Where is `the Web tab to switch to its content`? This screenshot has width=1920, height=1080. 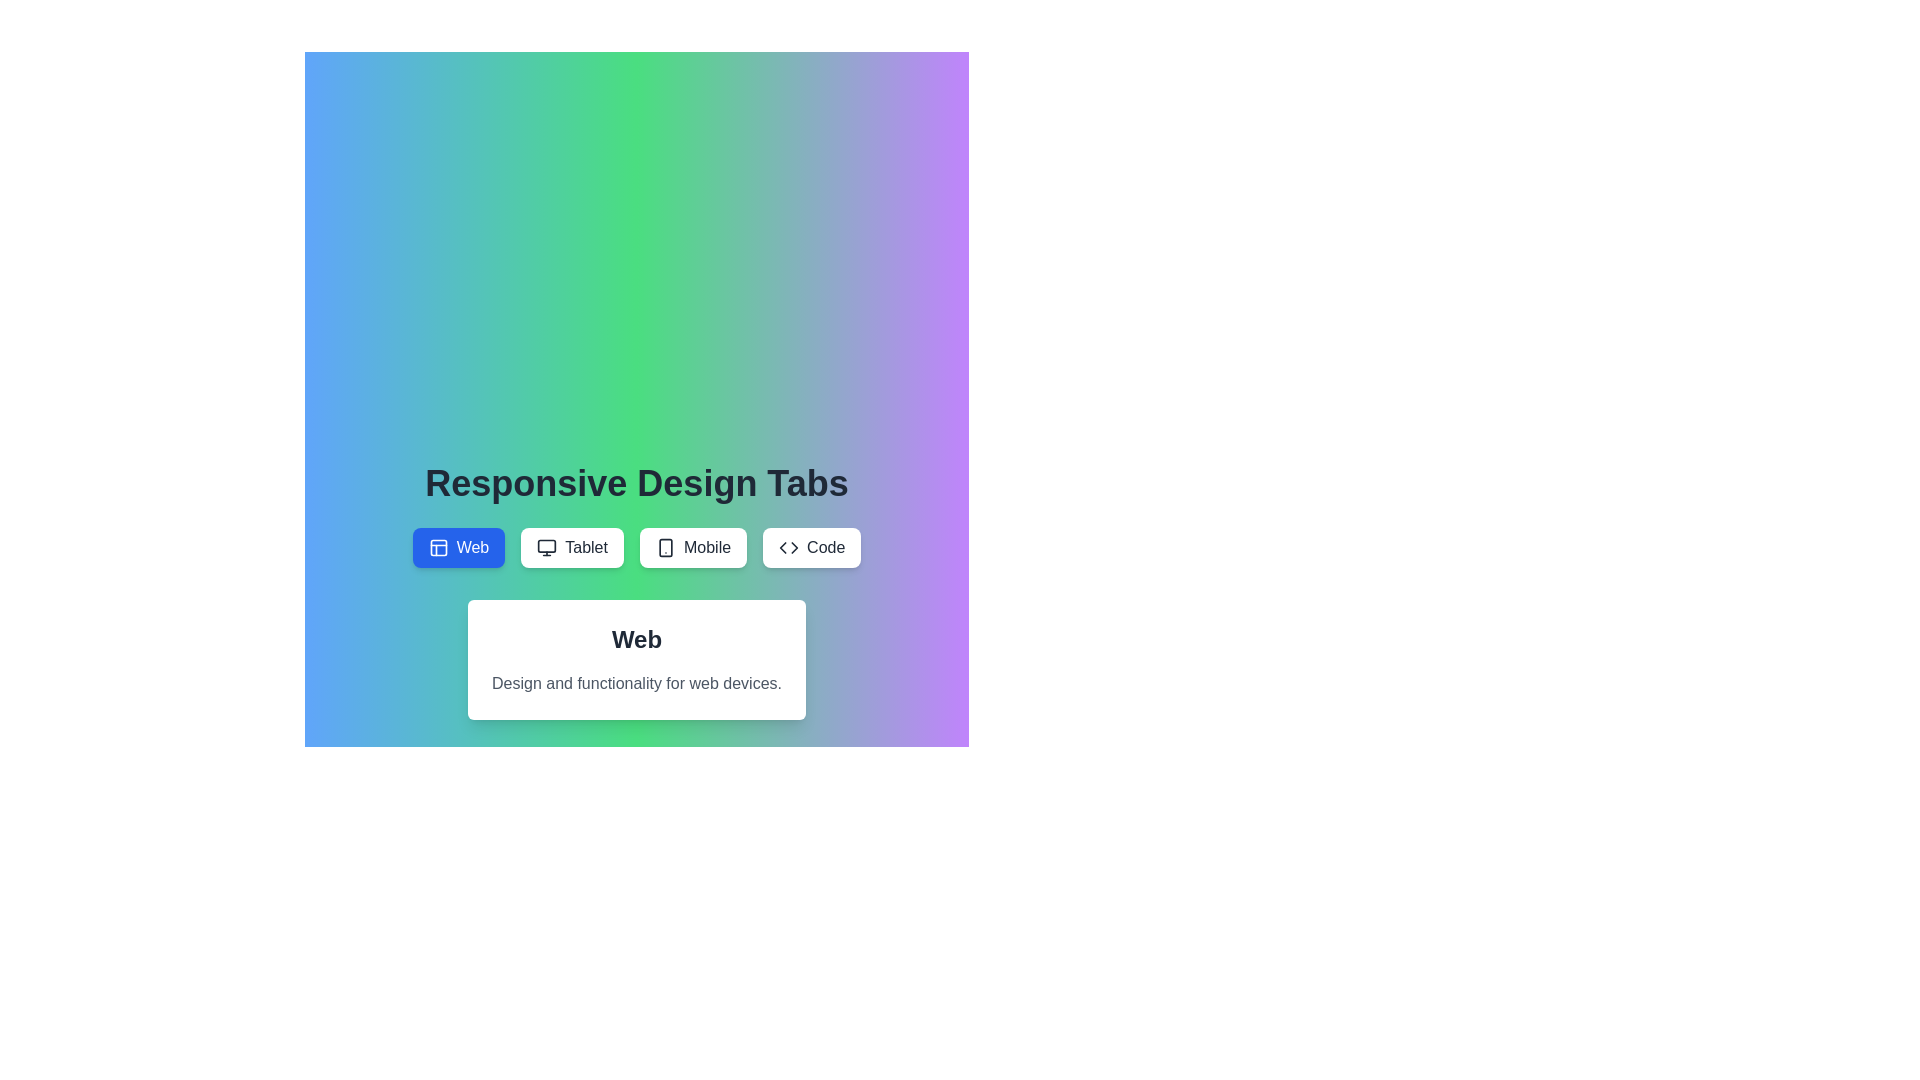
the Web tab to switch to its content is located at coordinates (457, 547).